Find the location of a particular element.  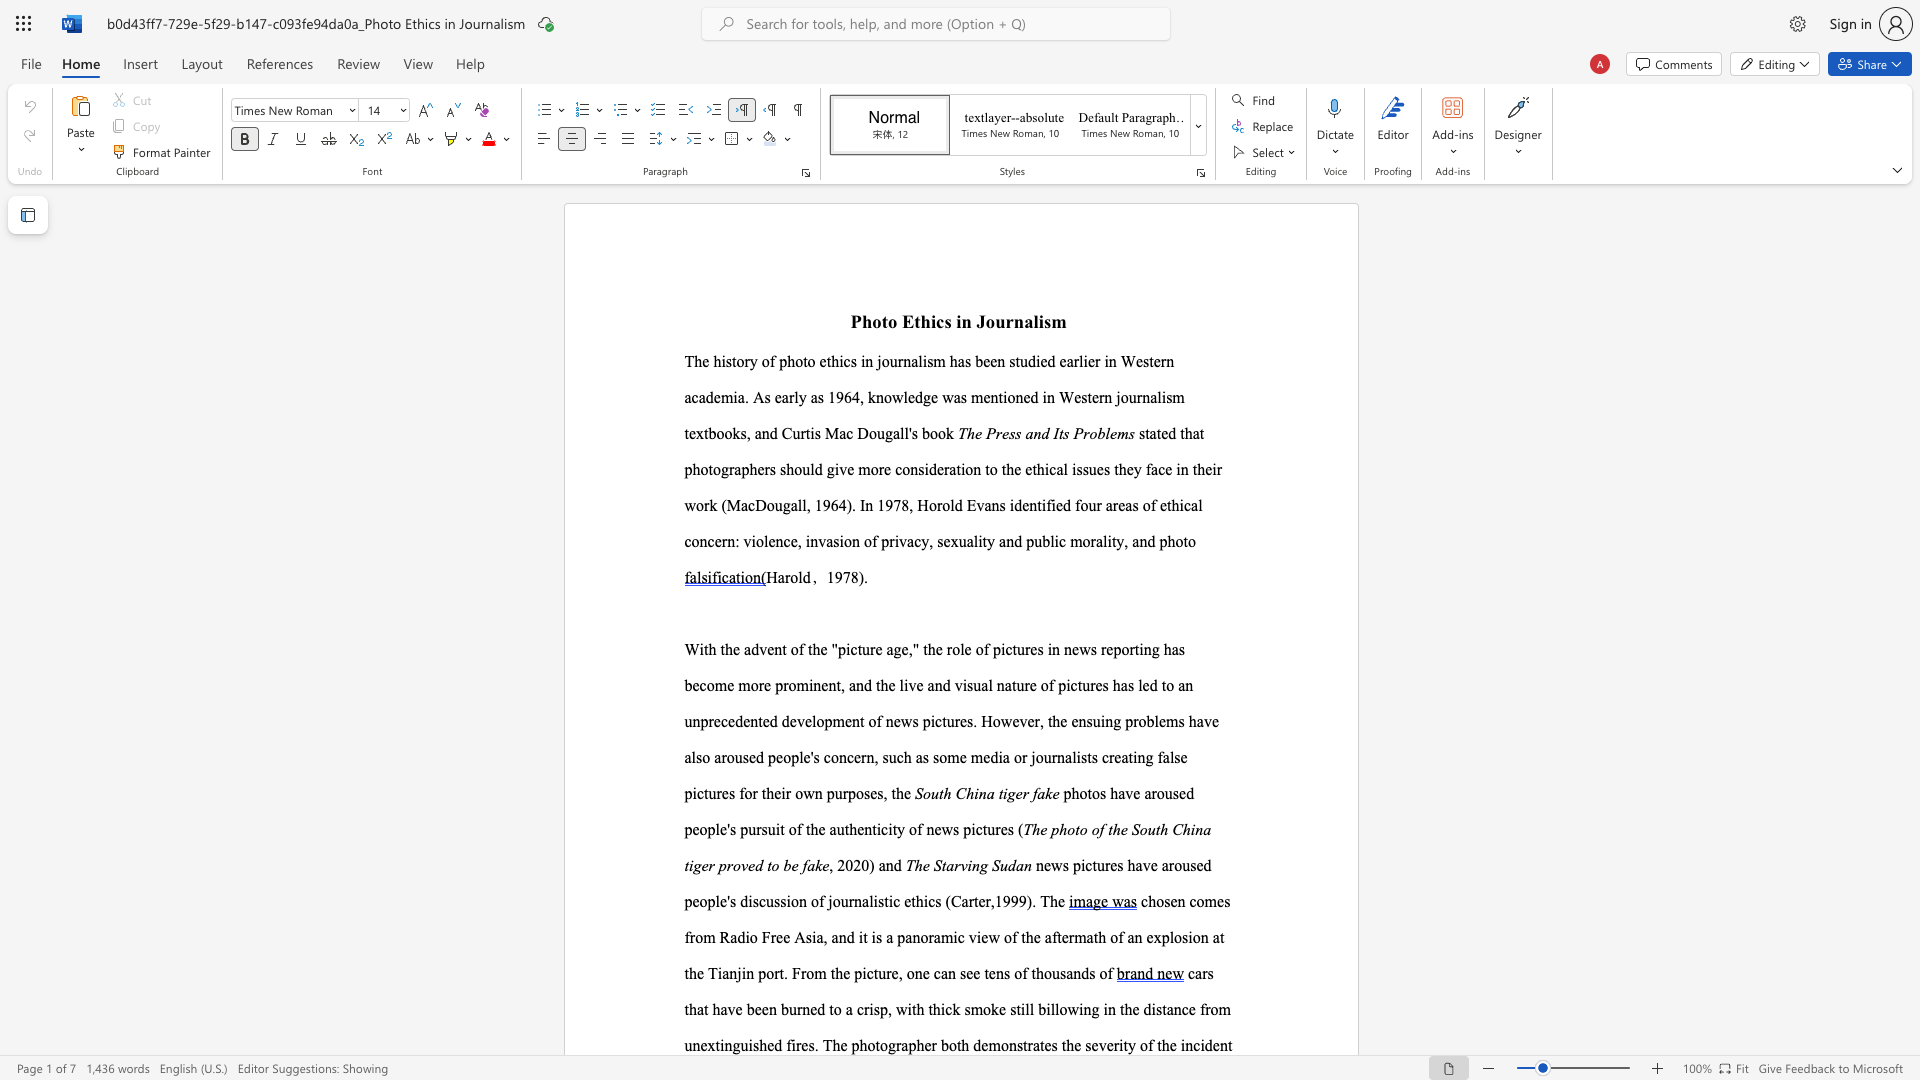

the subset text "ogr" within the text "photographer" is located at coordinates (879, 1044).